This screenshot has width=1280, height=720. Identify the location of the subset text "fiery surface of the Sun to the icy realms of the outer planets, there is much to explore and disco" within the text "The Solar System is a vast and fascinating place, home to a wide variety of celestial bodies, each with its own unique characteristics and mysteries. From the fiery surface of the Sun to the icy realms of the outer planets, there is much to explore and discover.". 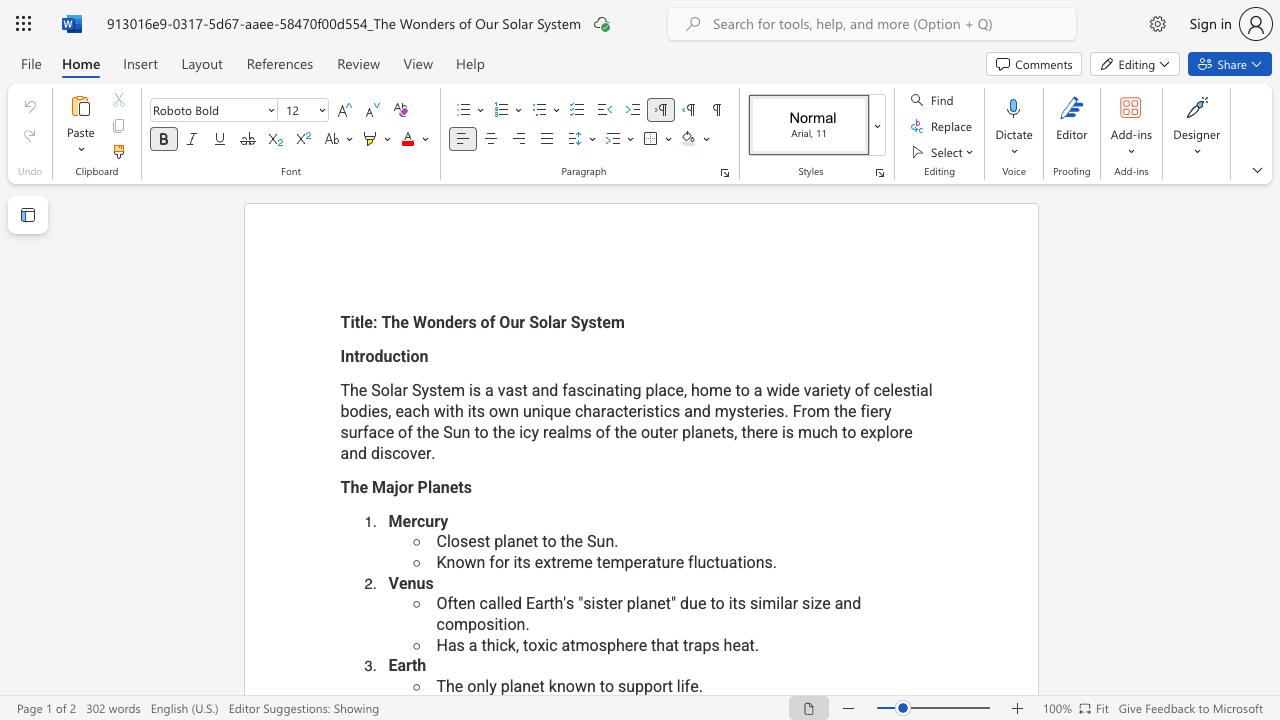
(860, 410).